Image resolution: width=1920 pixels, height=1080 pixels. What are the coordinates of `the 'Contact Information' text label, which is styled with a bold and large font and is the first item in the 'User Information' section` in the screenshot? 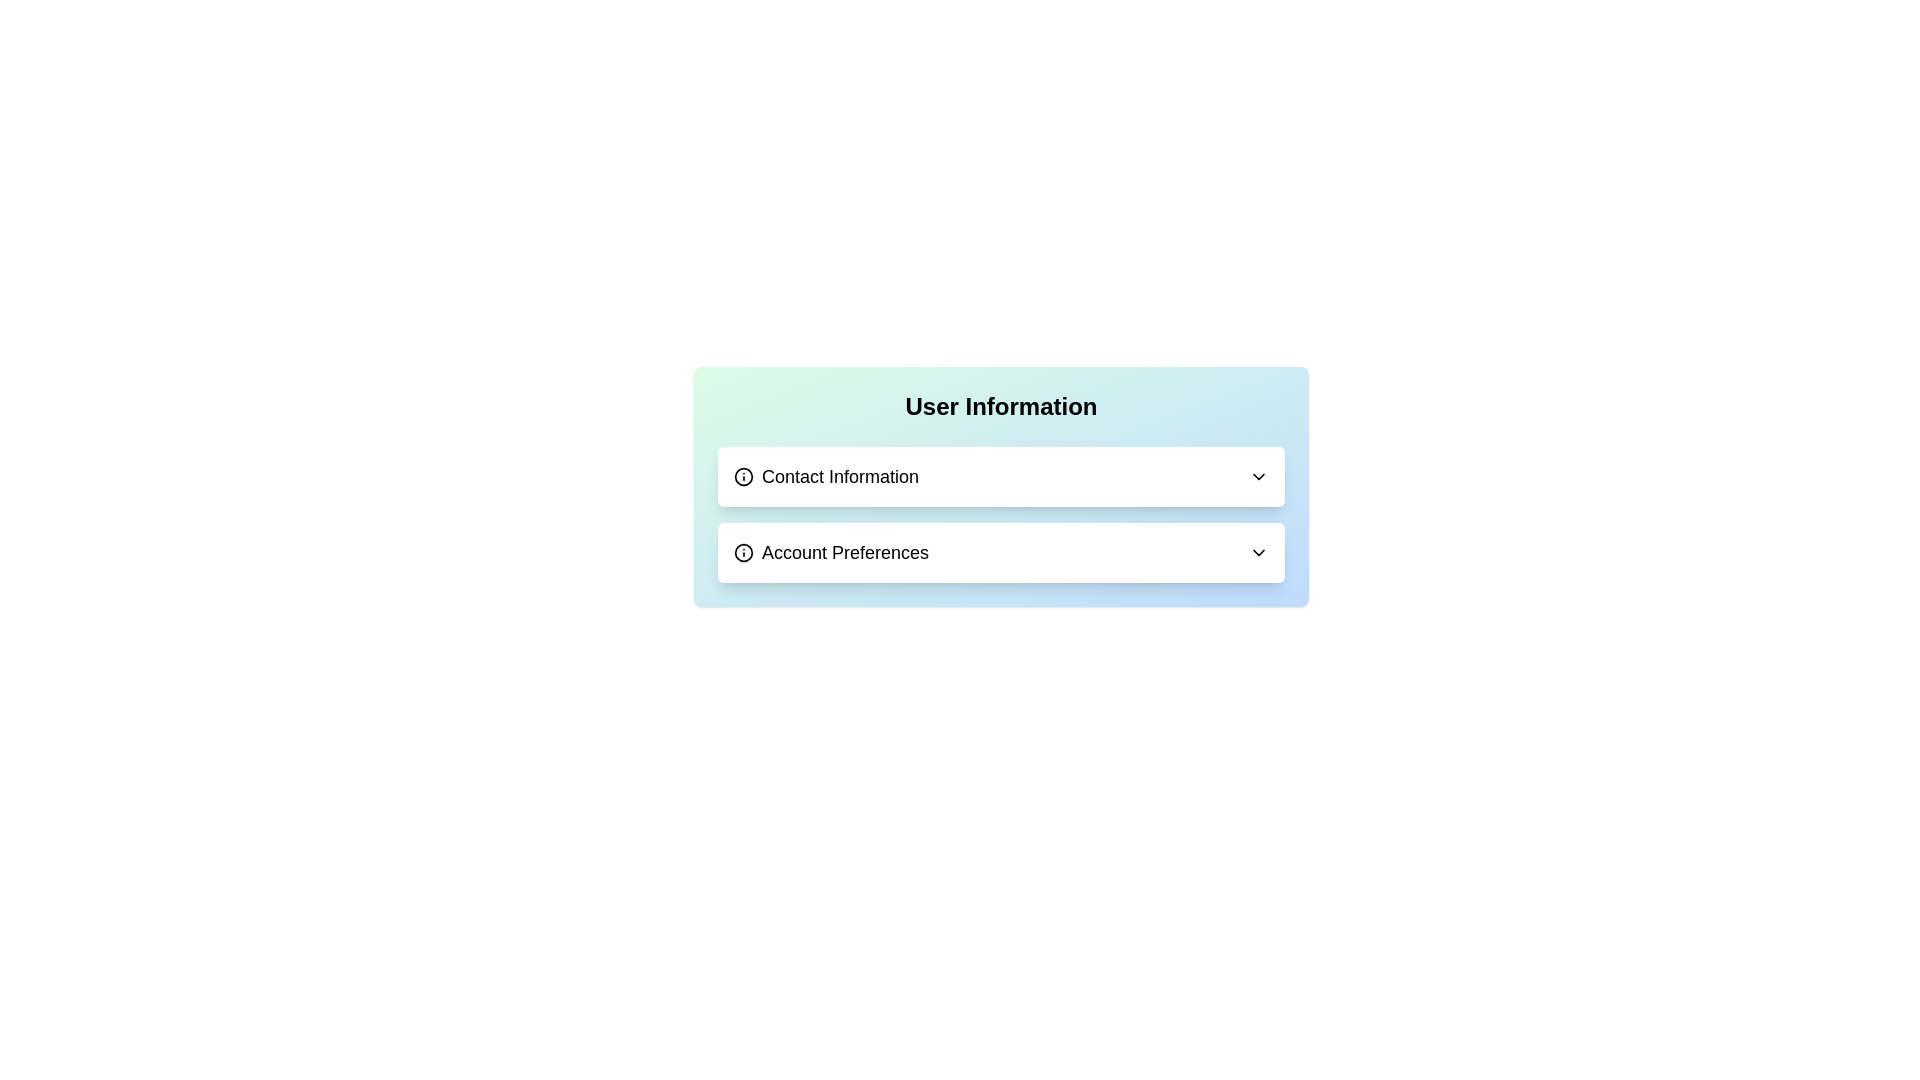 It's located at (826, 477).